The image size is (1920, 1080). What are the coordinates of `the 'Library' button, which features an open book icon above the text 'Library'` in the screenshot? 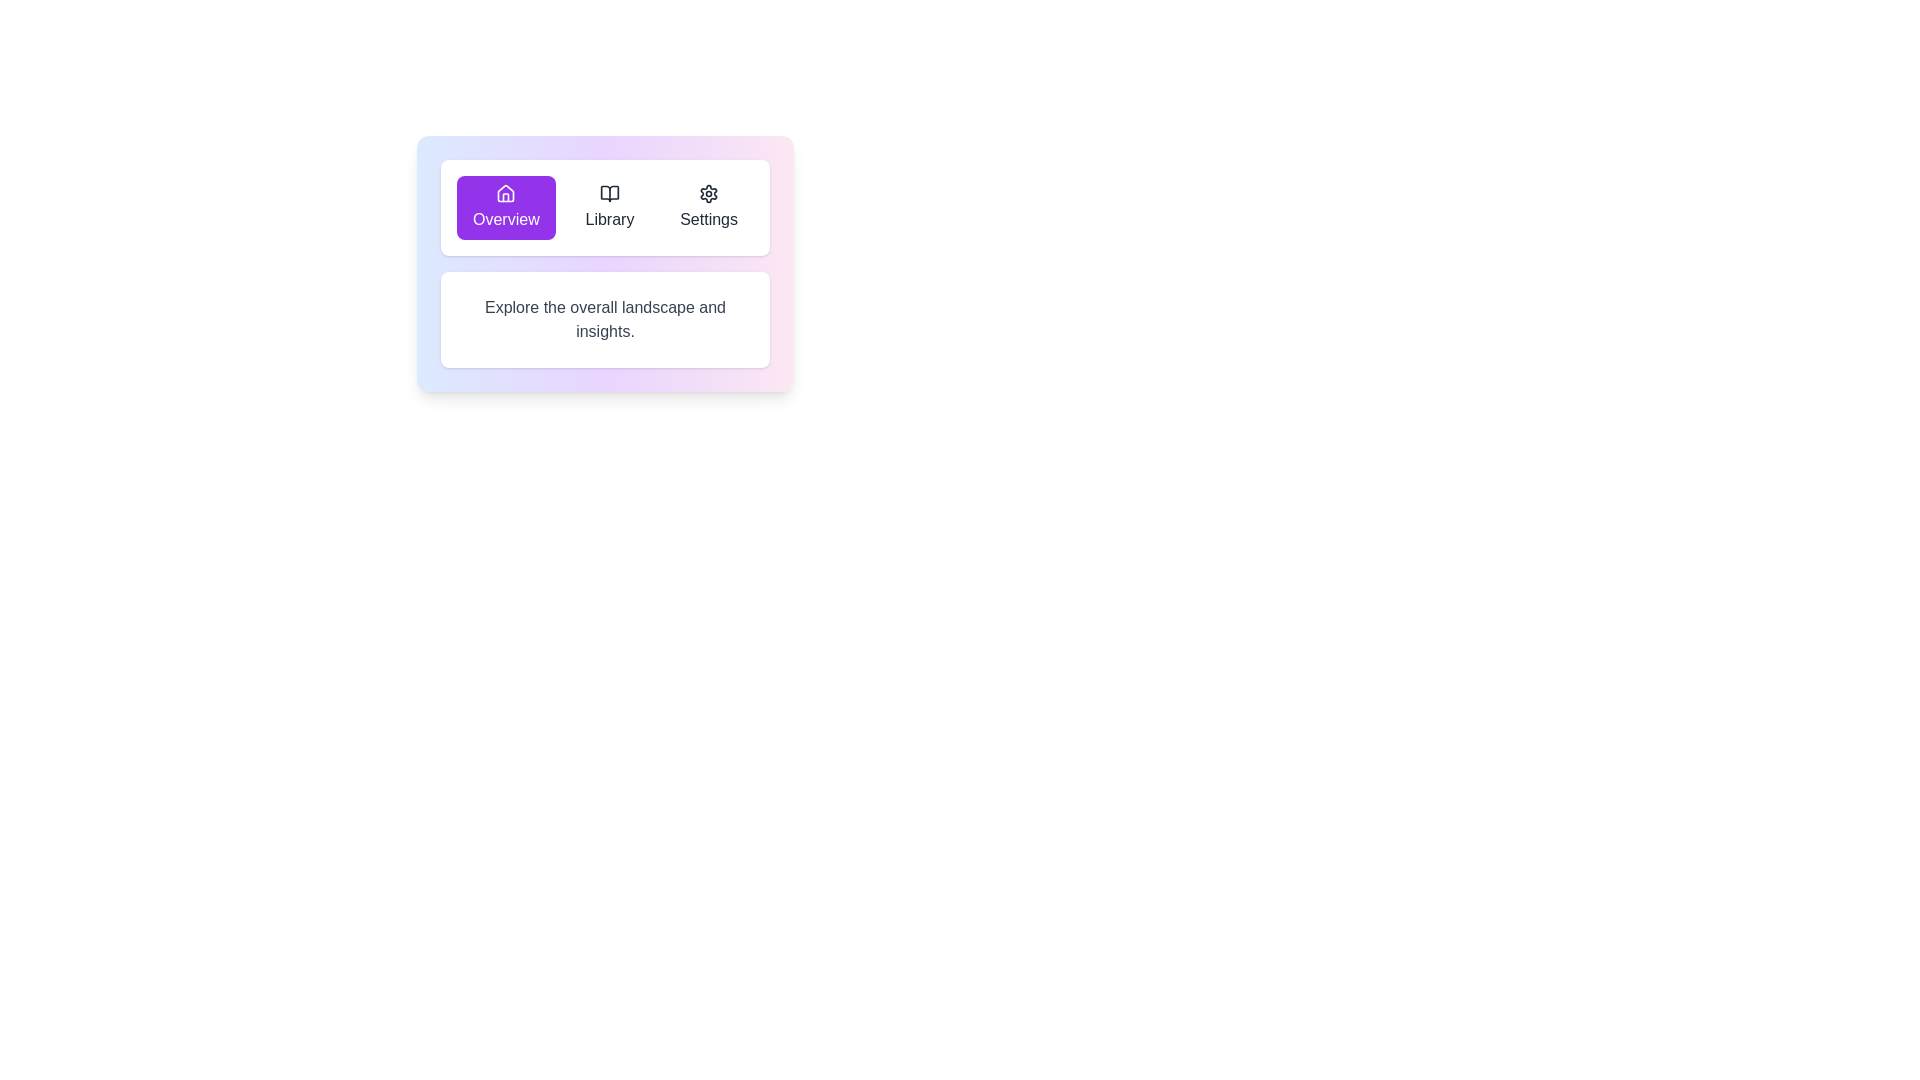 It's located at (608, 208).